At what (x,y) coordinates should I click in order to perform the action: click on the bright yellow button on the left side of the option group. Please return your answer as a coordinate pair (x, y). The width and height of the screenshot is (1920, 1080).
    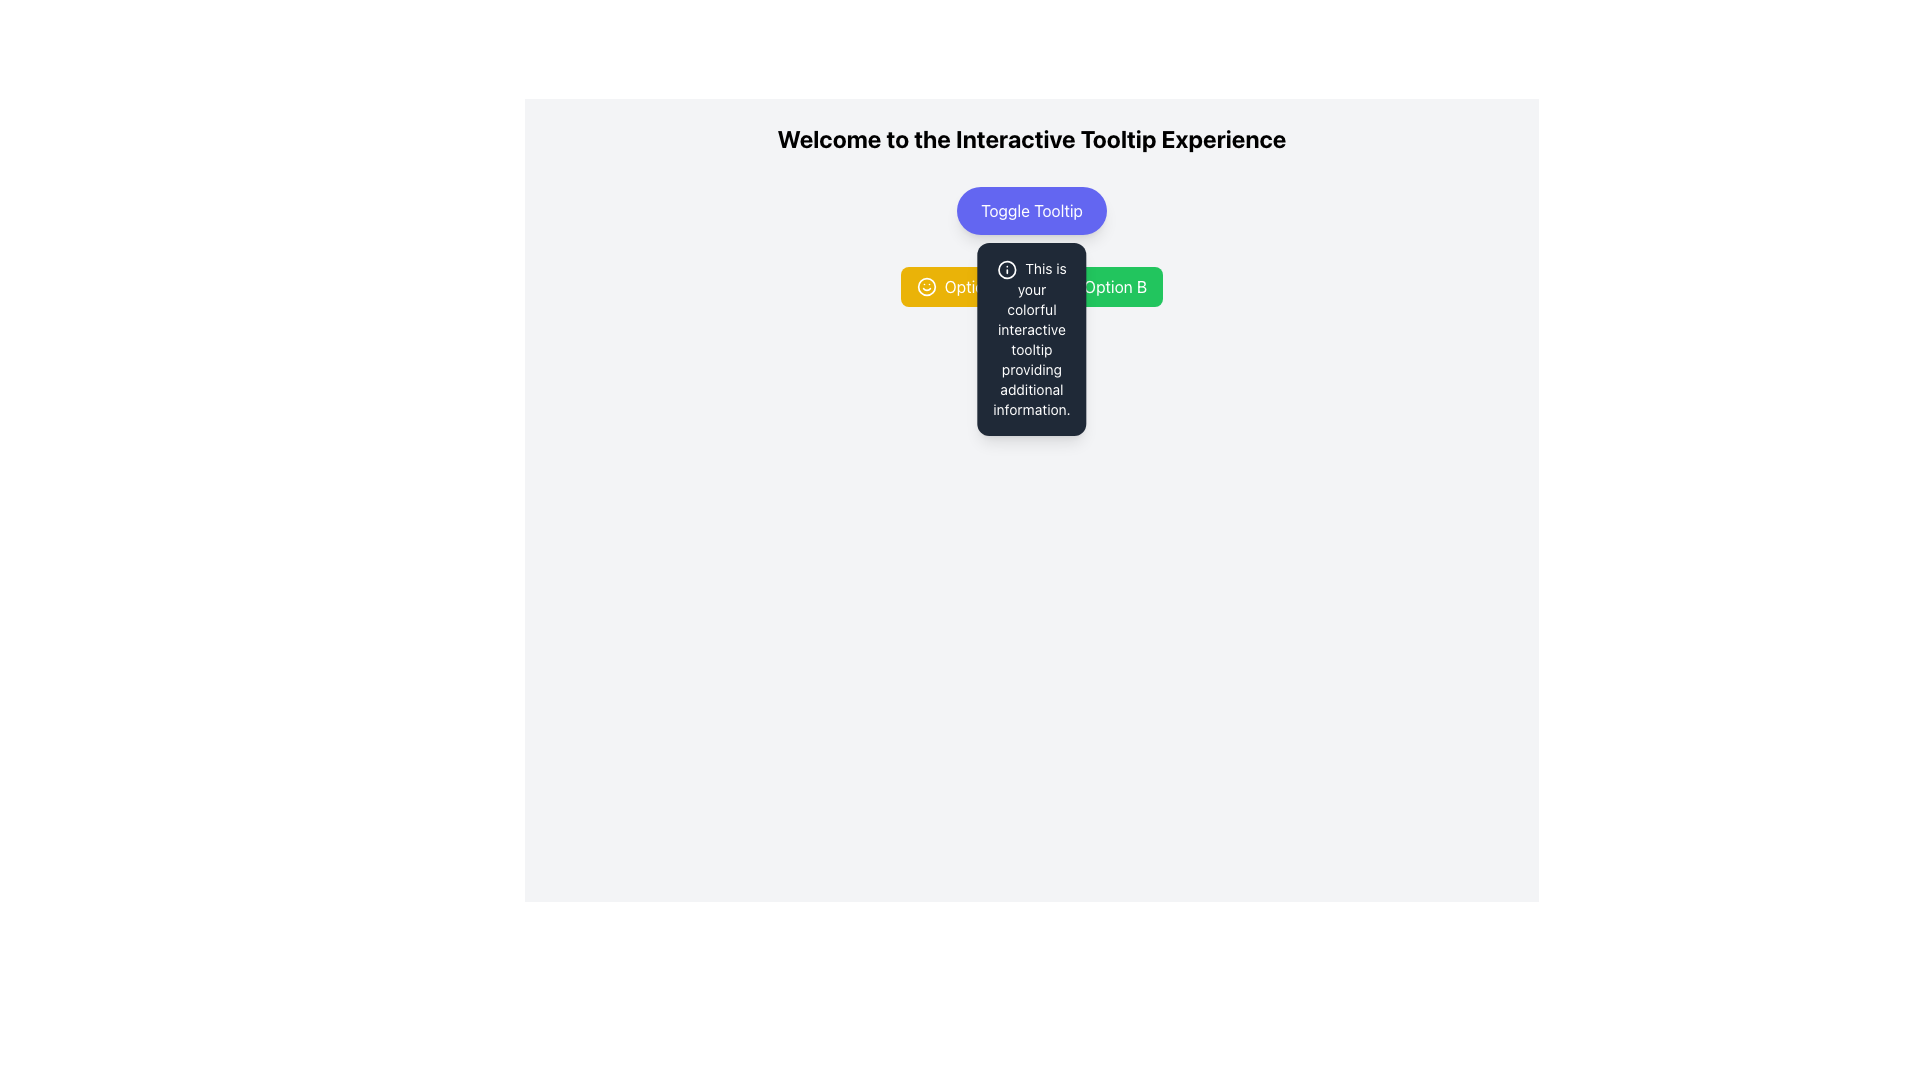
    Looking at the image, I should click on (961, 286).